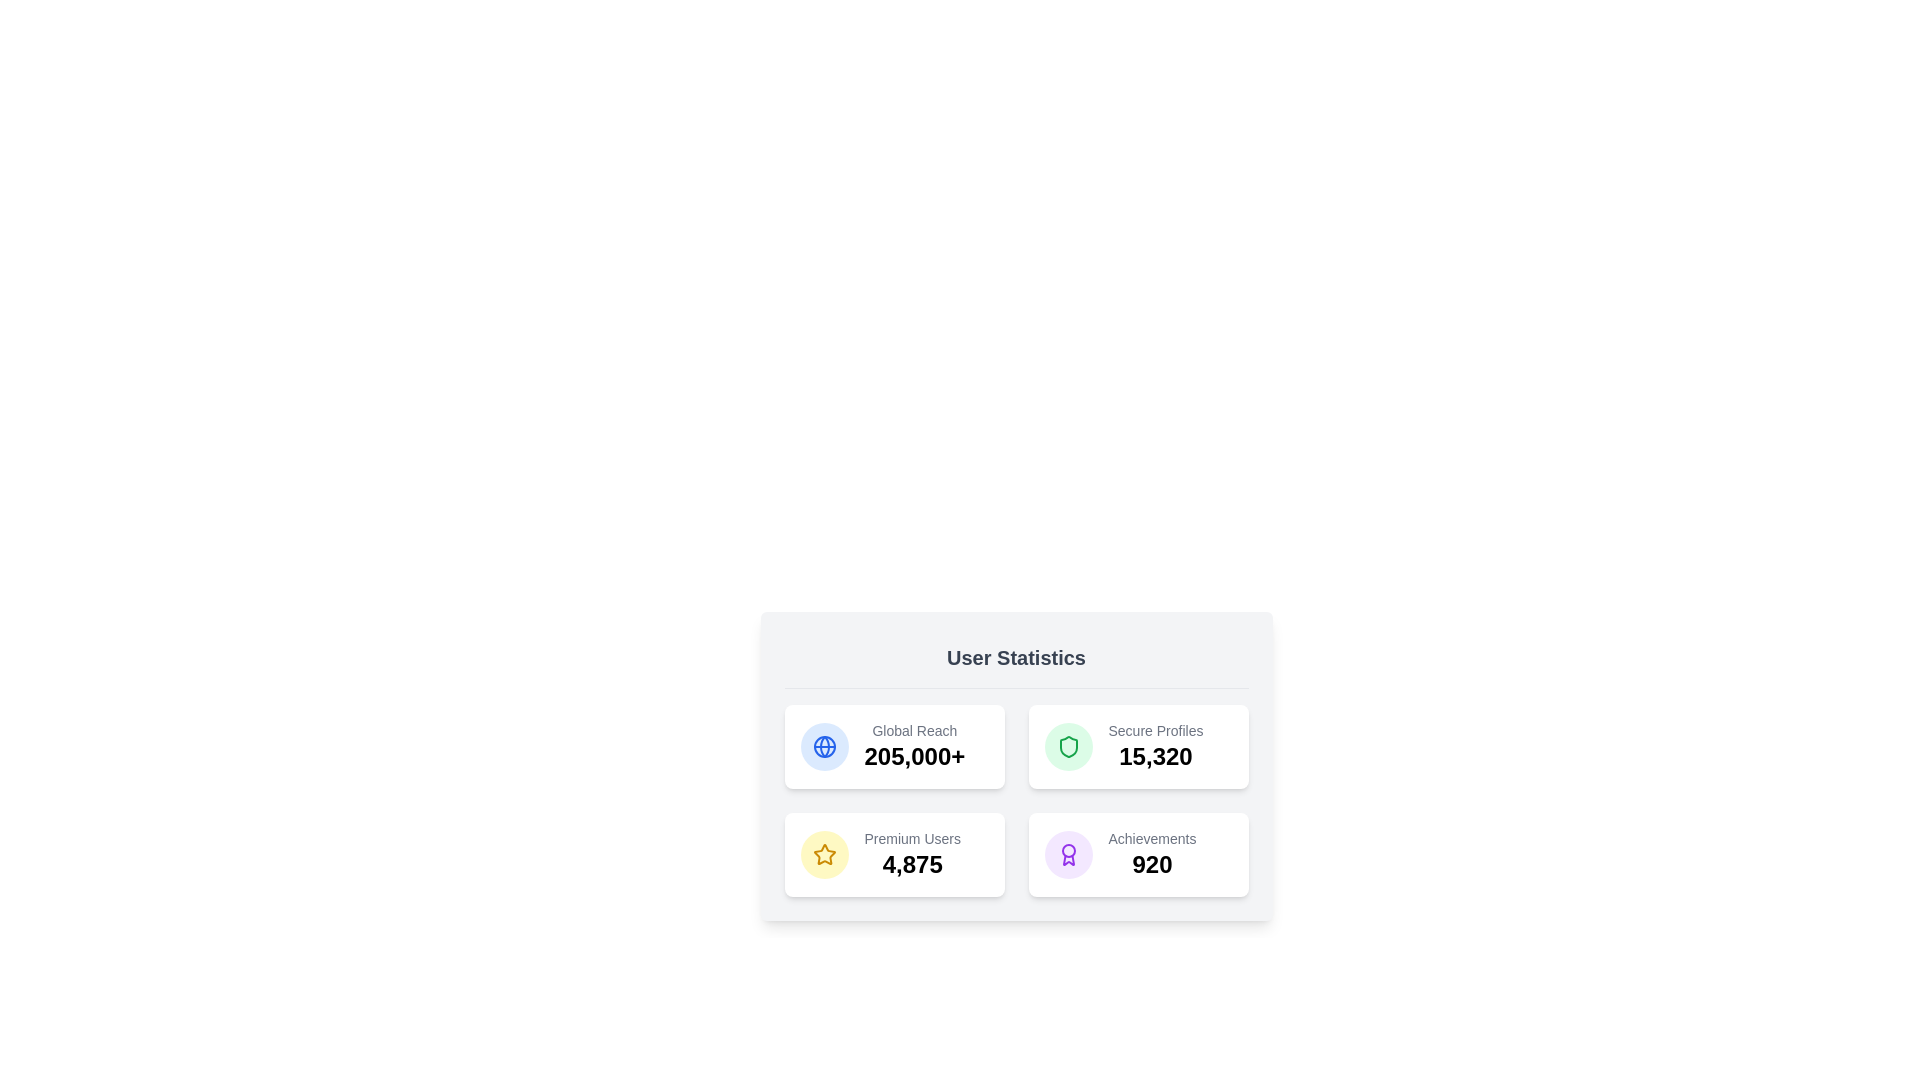 The width and height of the screenshot is (1920, 1080). I want to click on the circular green icon with a shield inside, located in the top-right quadrant of the 'Secure Profiles 15,320' card, to the left of the text content, so click(1067, 747).